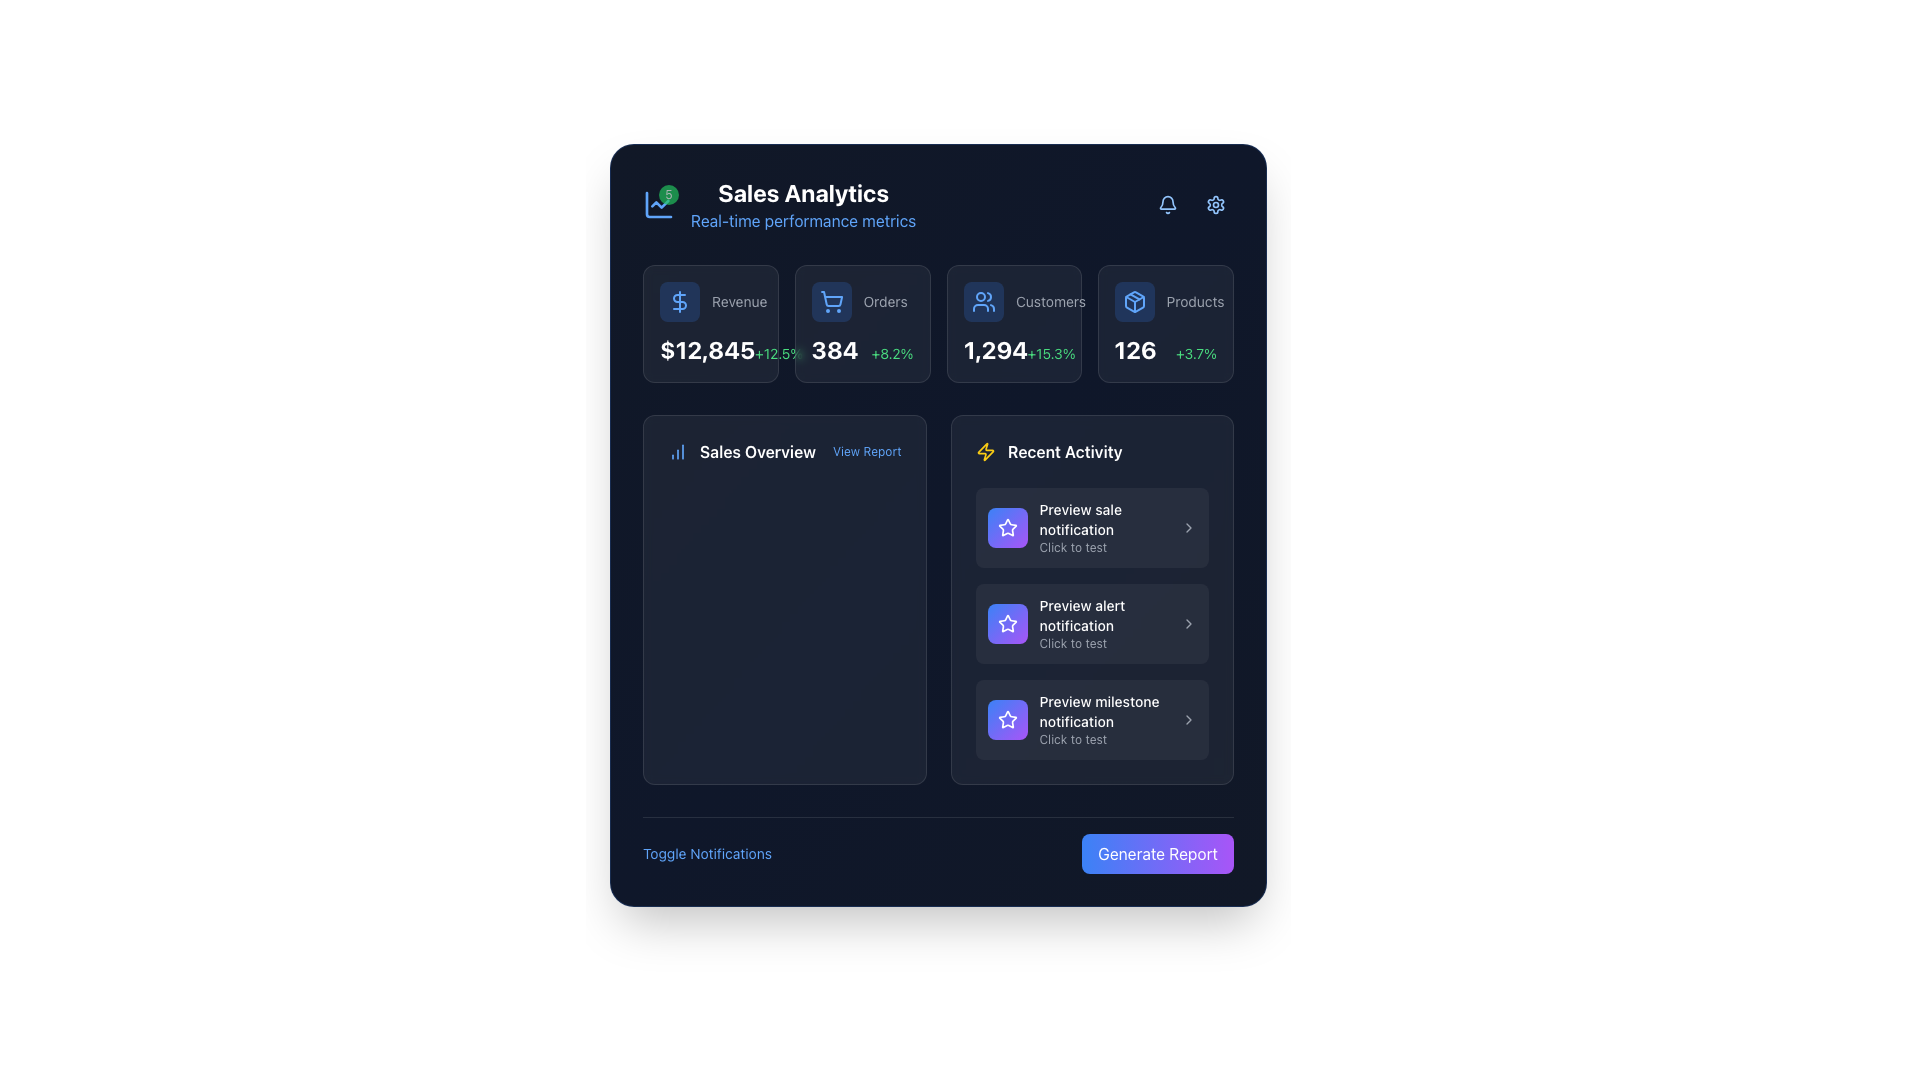 The width and height of the screenshot is (1920, 1080). I want to click on the 'Products' category SVG icon located in the top-right corner of the statistics section of the analytics dashboard, so click(1135, 301).